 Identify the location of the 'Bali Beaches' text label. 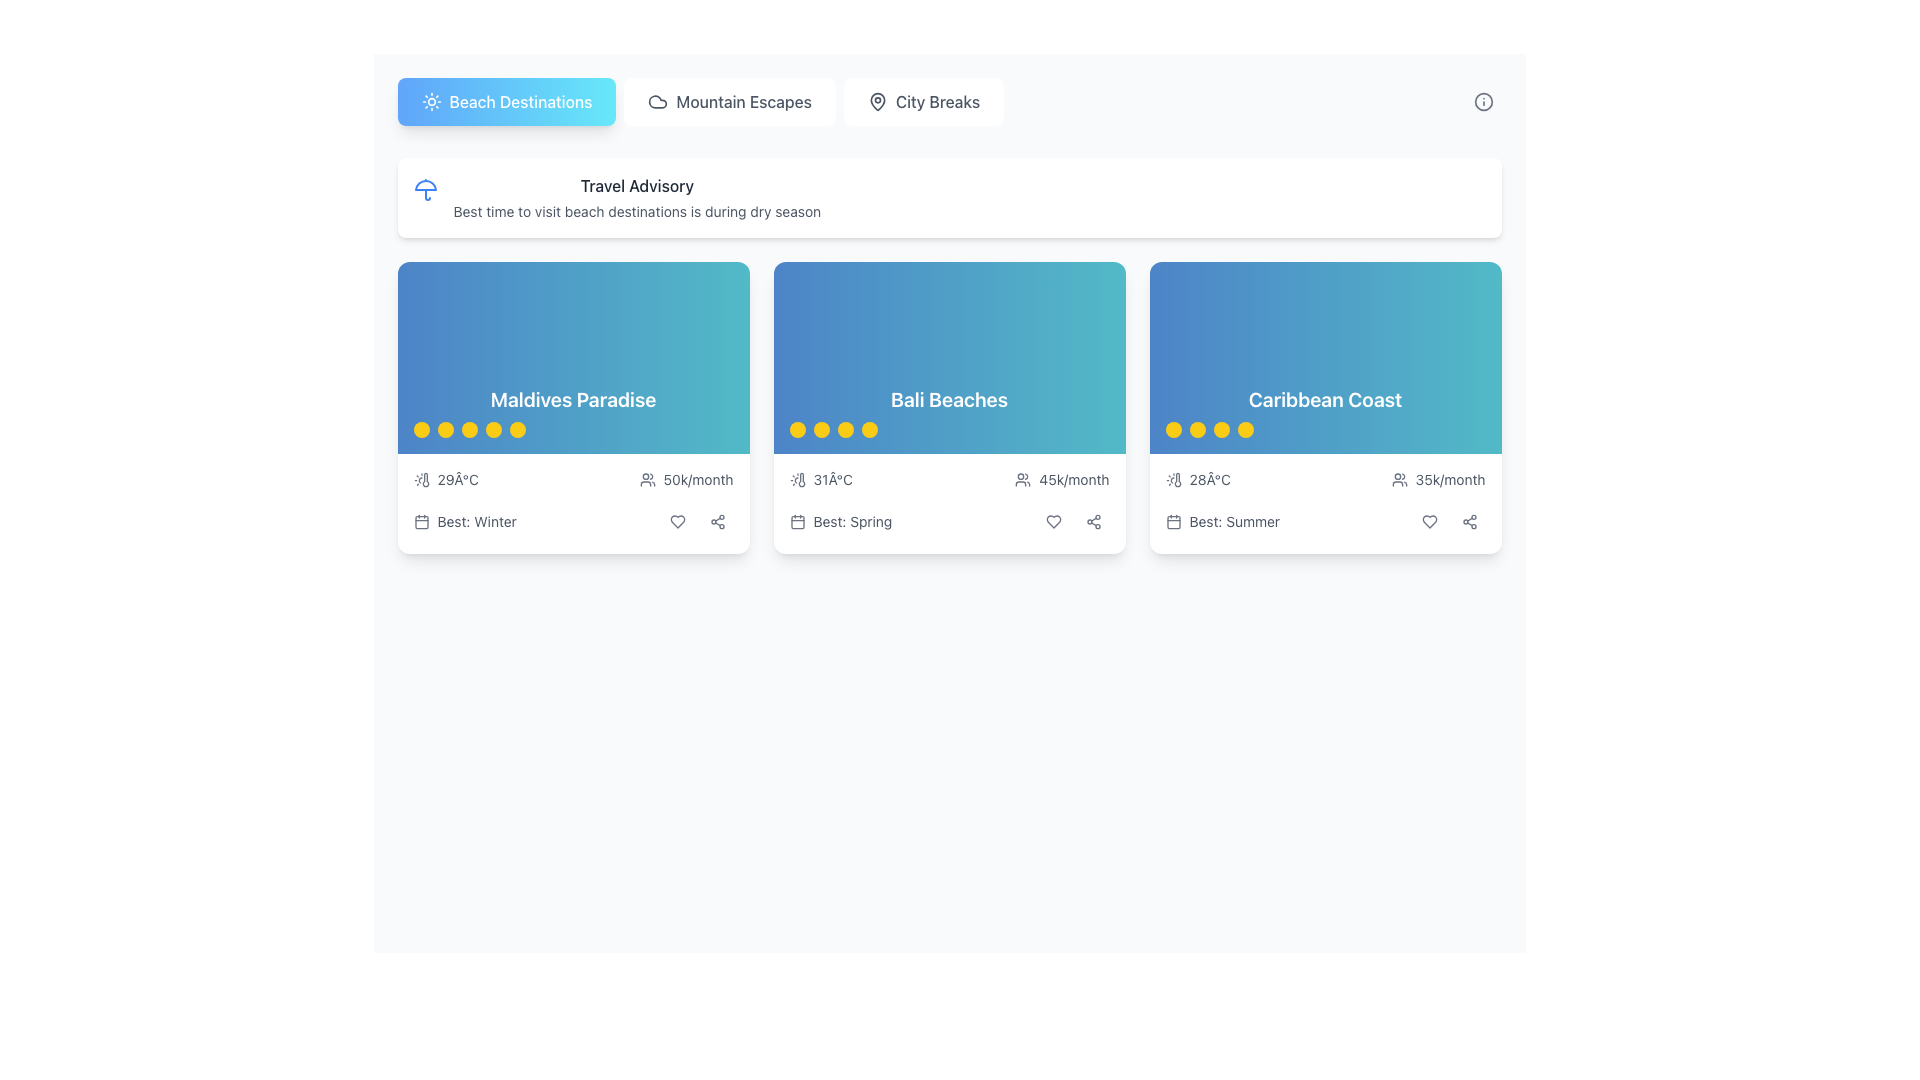
(948, 400).